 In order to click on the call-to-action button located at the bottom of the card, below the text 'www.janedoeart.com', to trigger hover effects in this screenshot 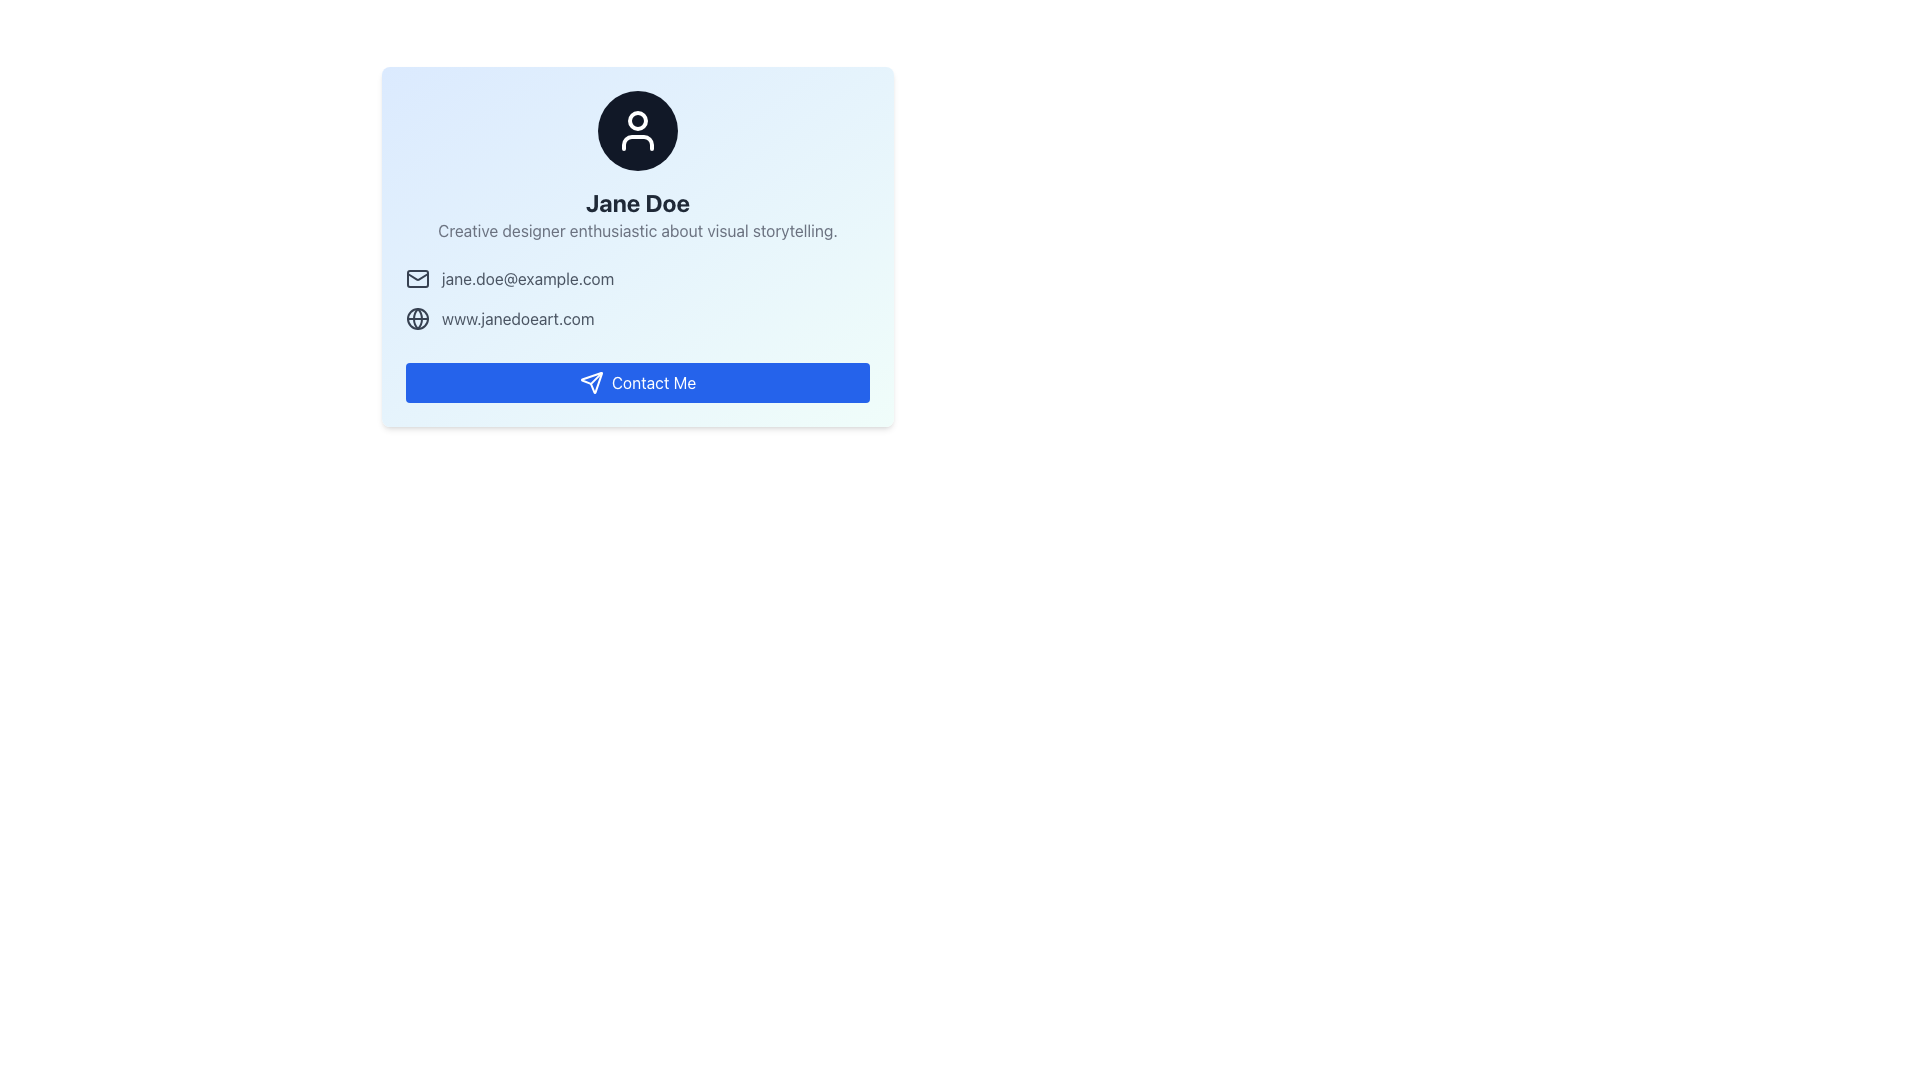, I will do `click(637, 382)`.